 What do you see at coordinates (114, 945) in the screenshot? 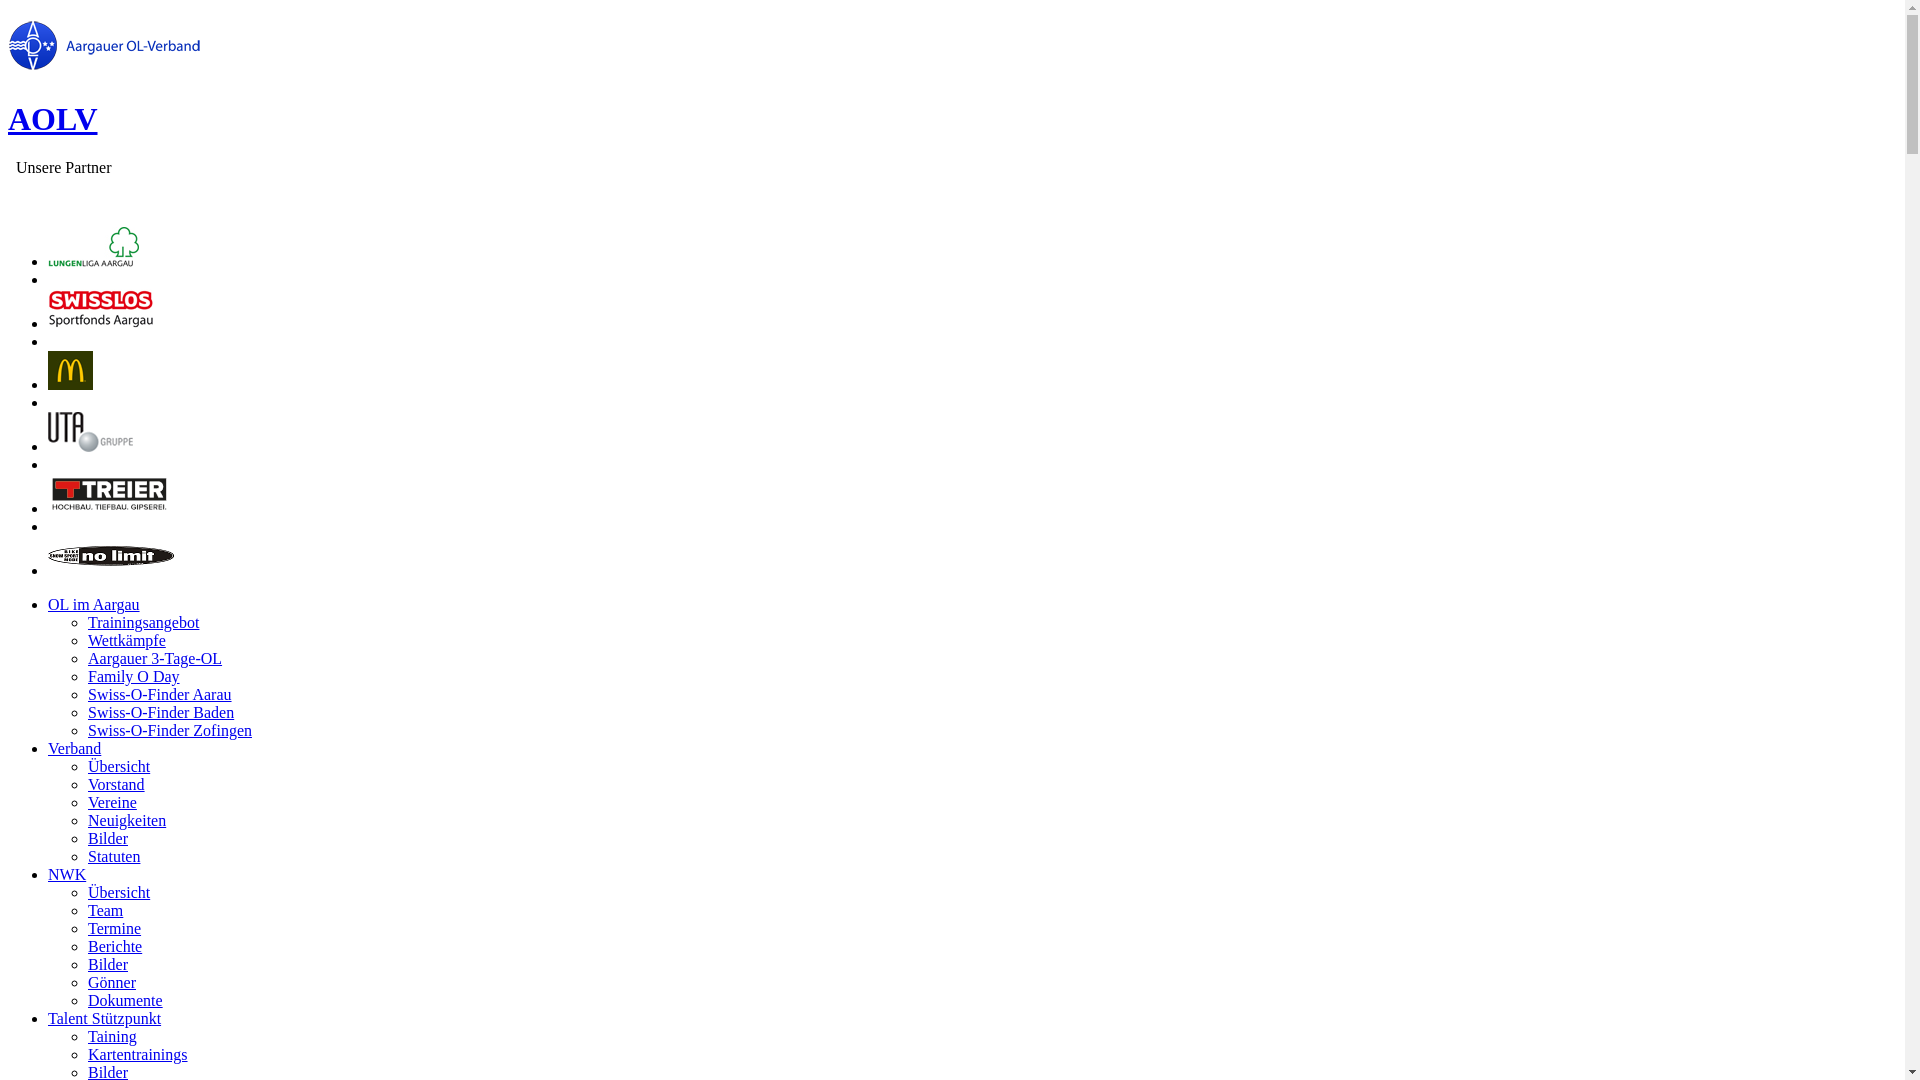
I see `'Berichte'` at bounding box center [114, 945].